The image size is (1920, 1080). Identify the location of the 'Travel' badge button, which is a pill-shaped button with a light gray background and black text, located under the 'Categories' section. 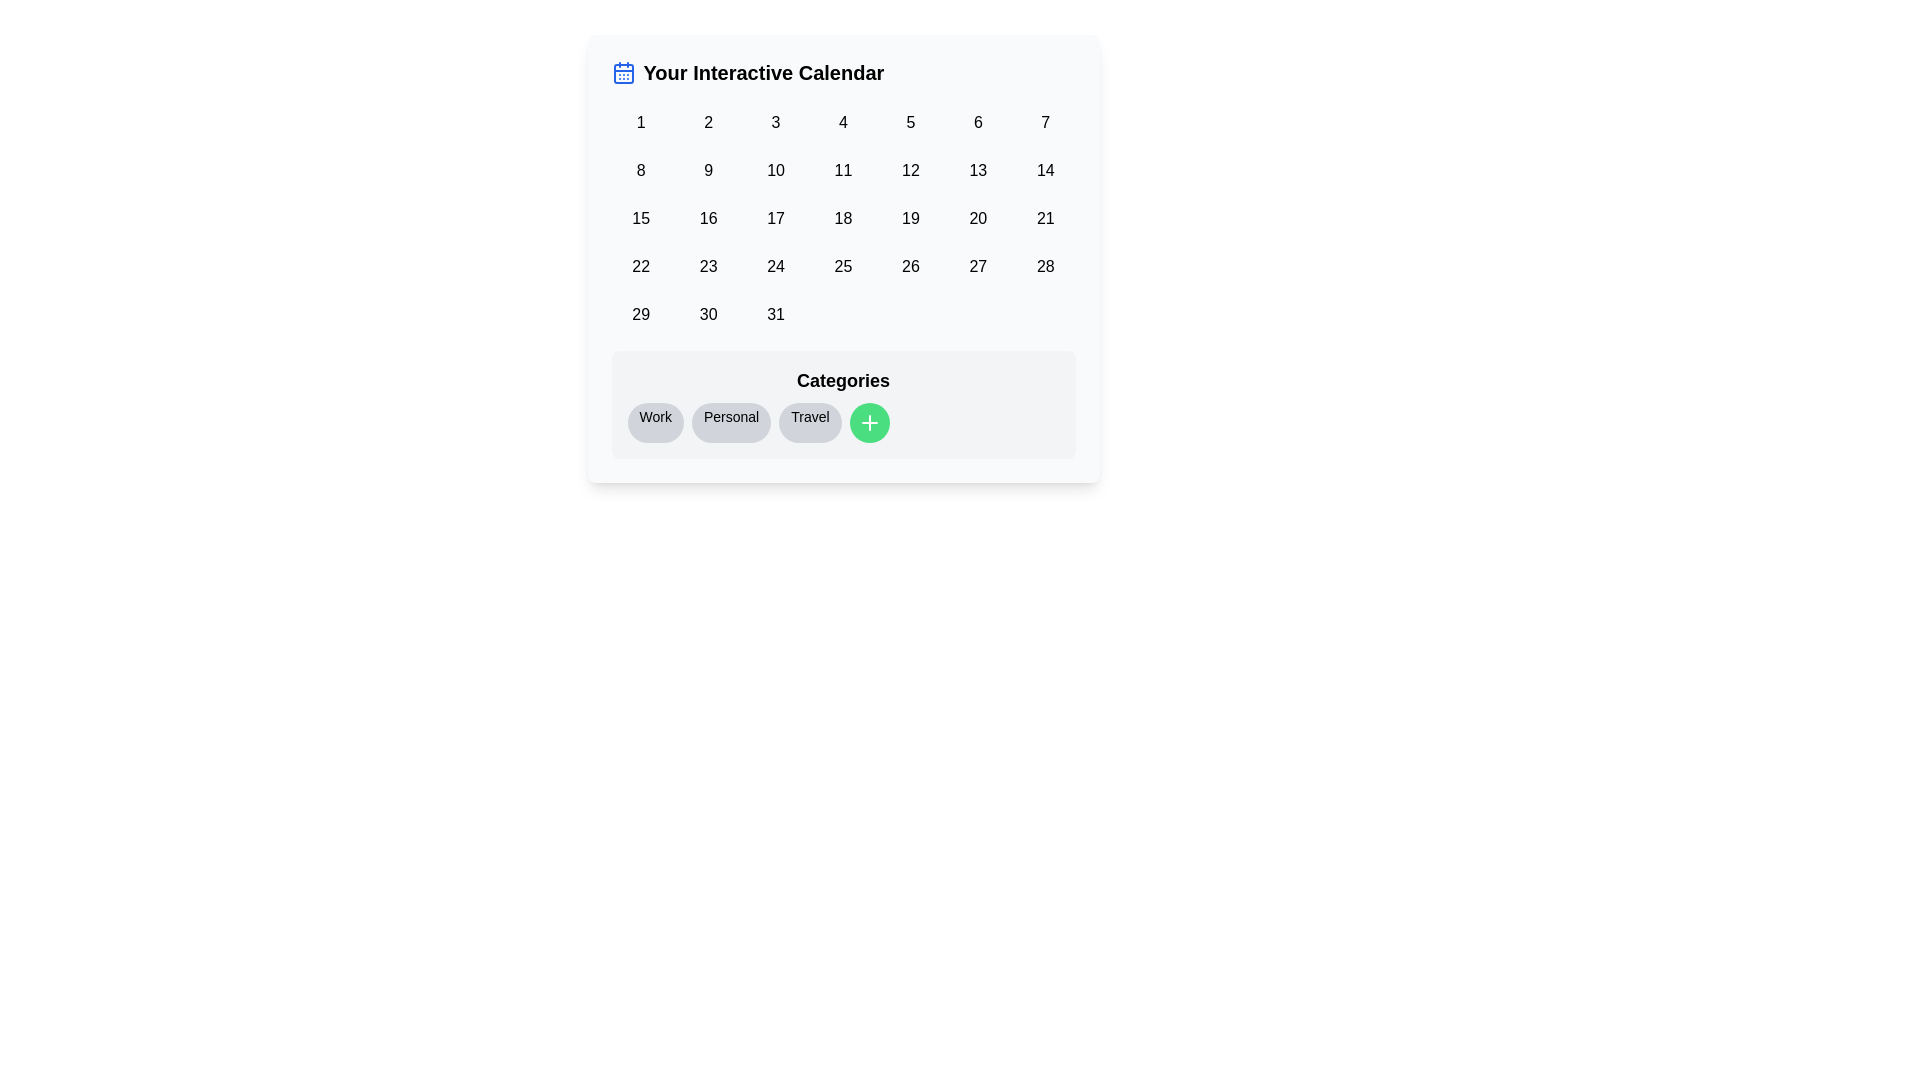
(810, 422).